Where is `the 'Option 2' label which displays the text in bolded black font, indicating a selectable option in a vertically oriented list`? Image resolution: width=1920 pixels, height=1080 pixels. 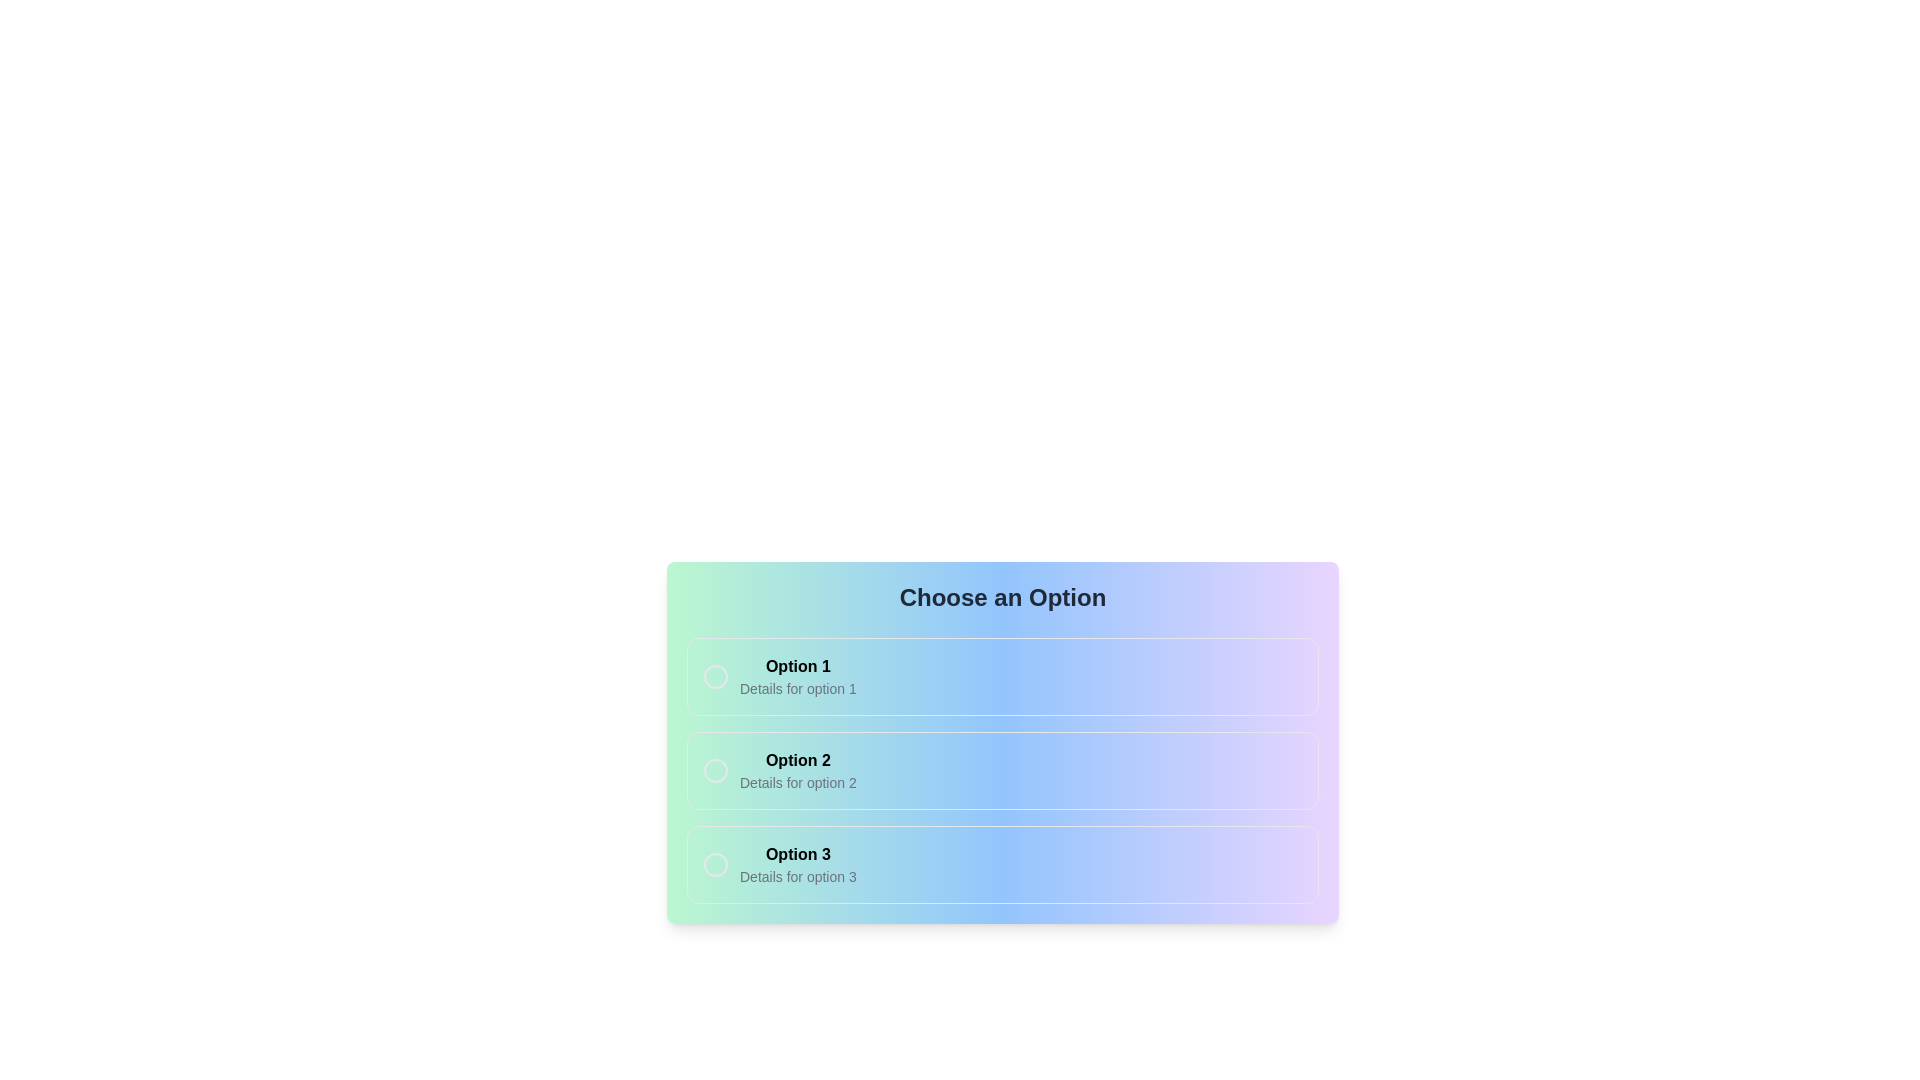
the 'Option 2' label which displays the text in bolded black font, indicating a selectable option in a vertically oriented list is located at coordinates (797, 760).